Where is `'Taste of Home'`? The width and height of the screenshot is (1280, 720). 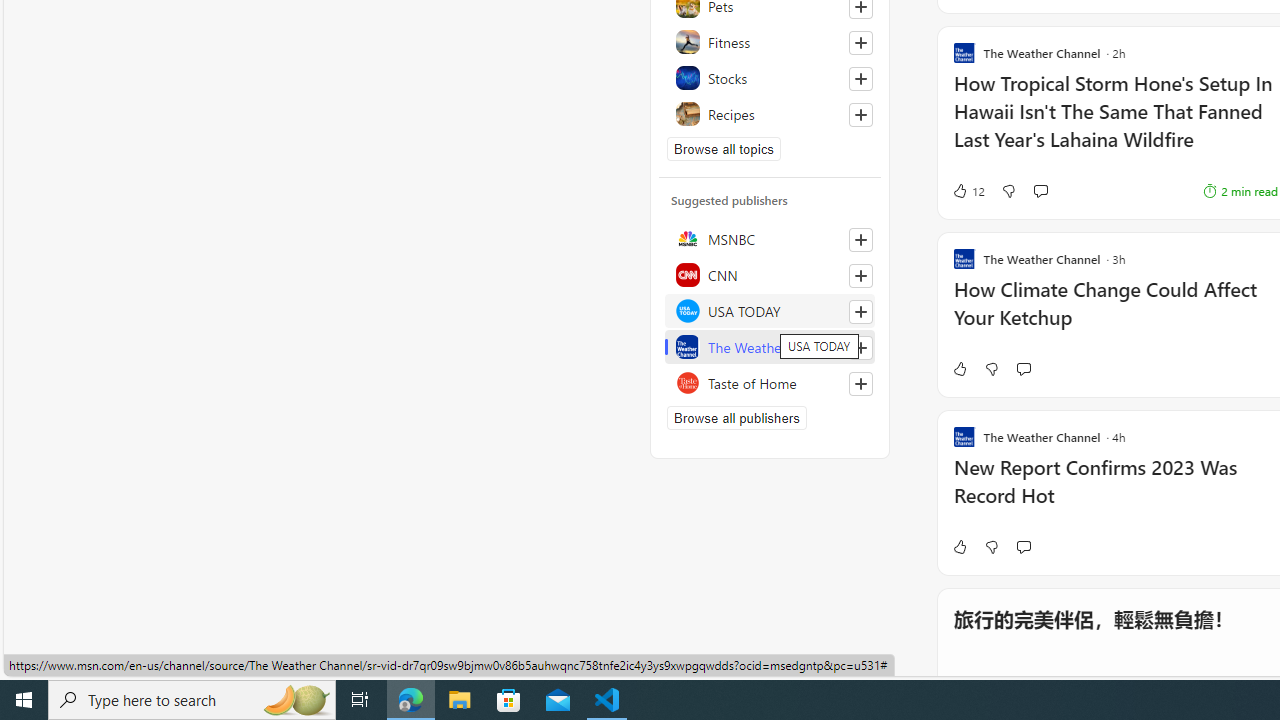 'Taste of Home' is located at coordinates (769, 383).